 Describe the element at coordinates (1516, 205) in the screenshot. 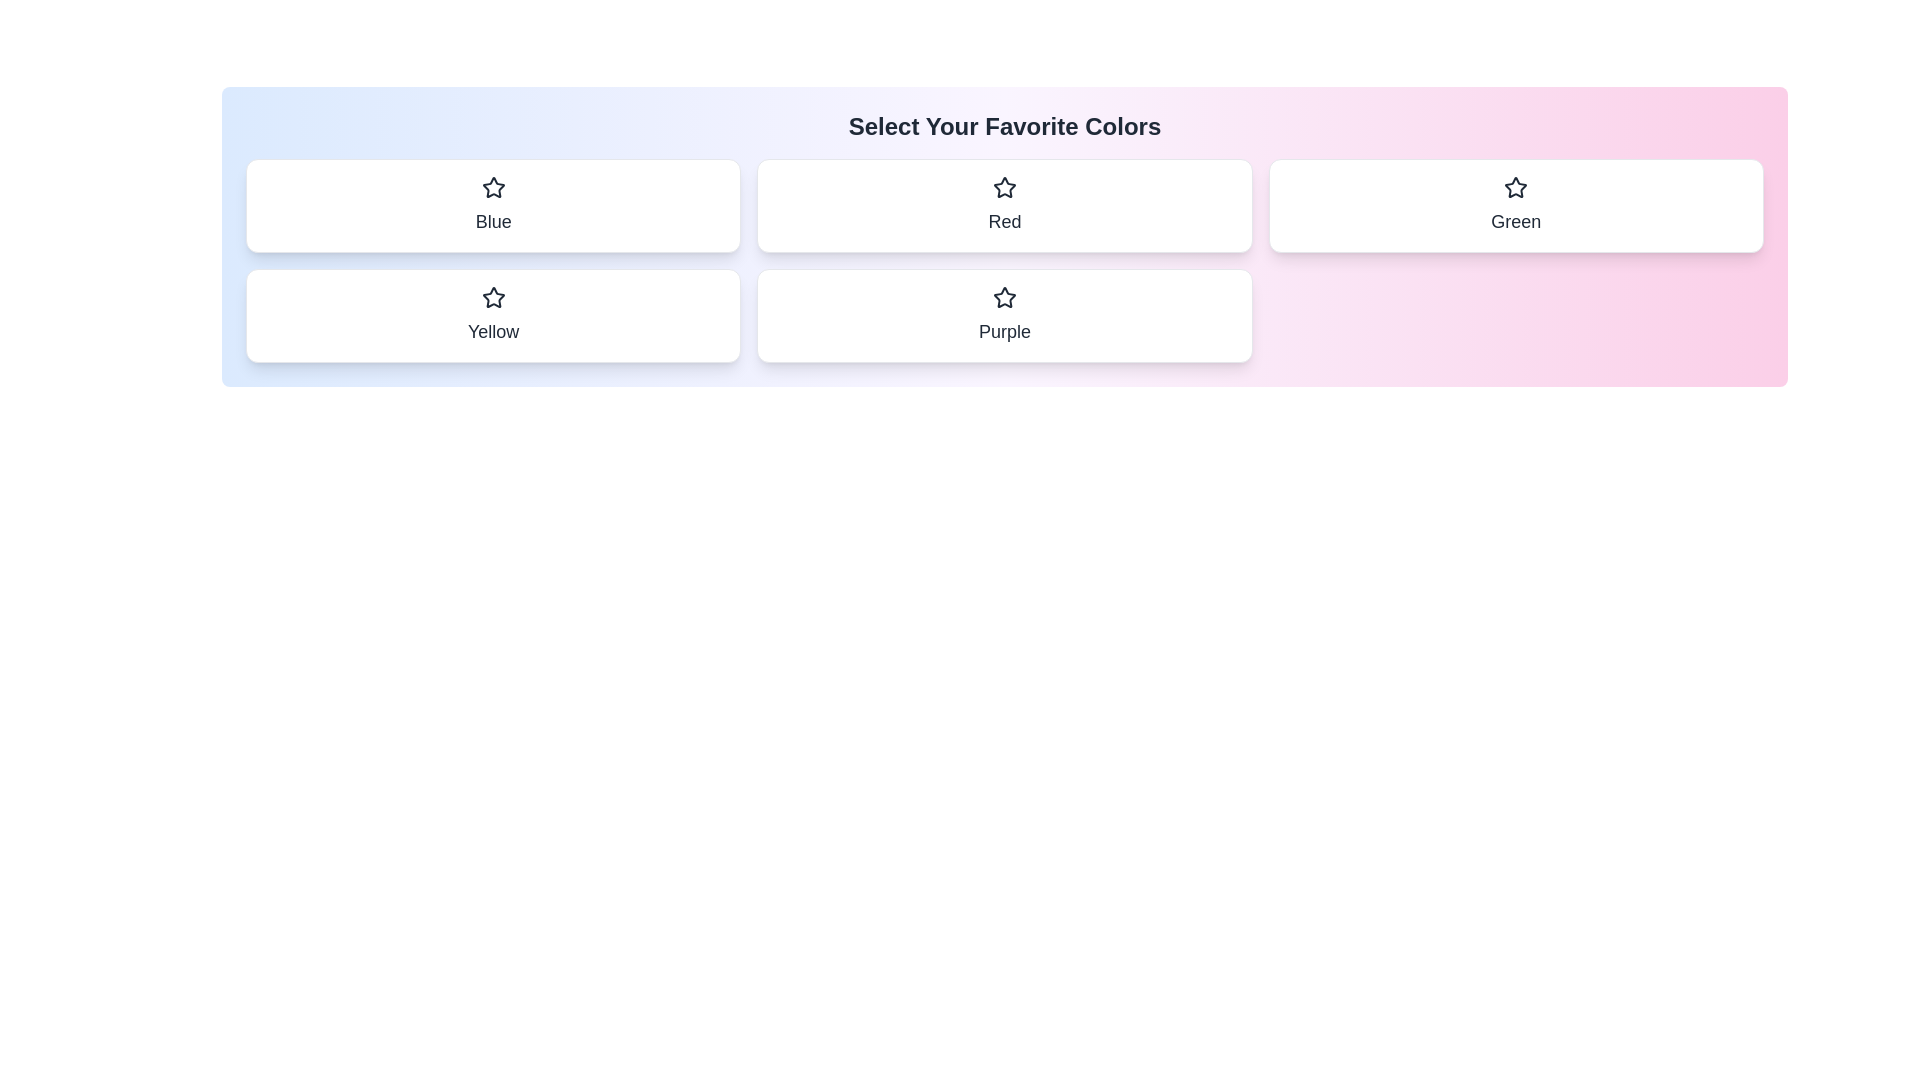

I see `the color chip labeled Green` at that location.